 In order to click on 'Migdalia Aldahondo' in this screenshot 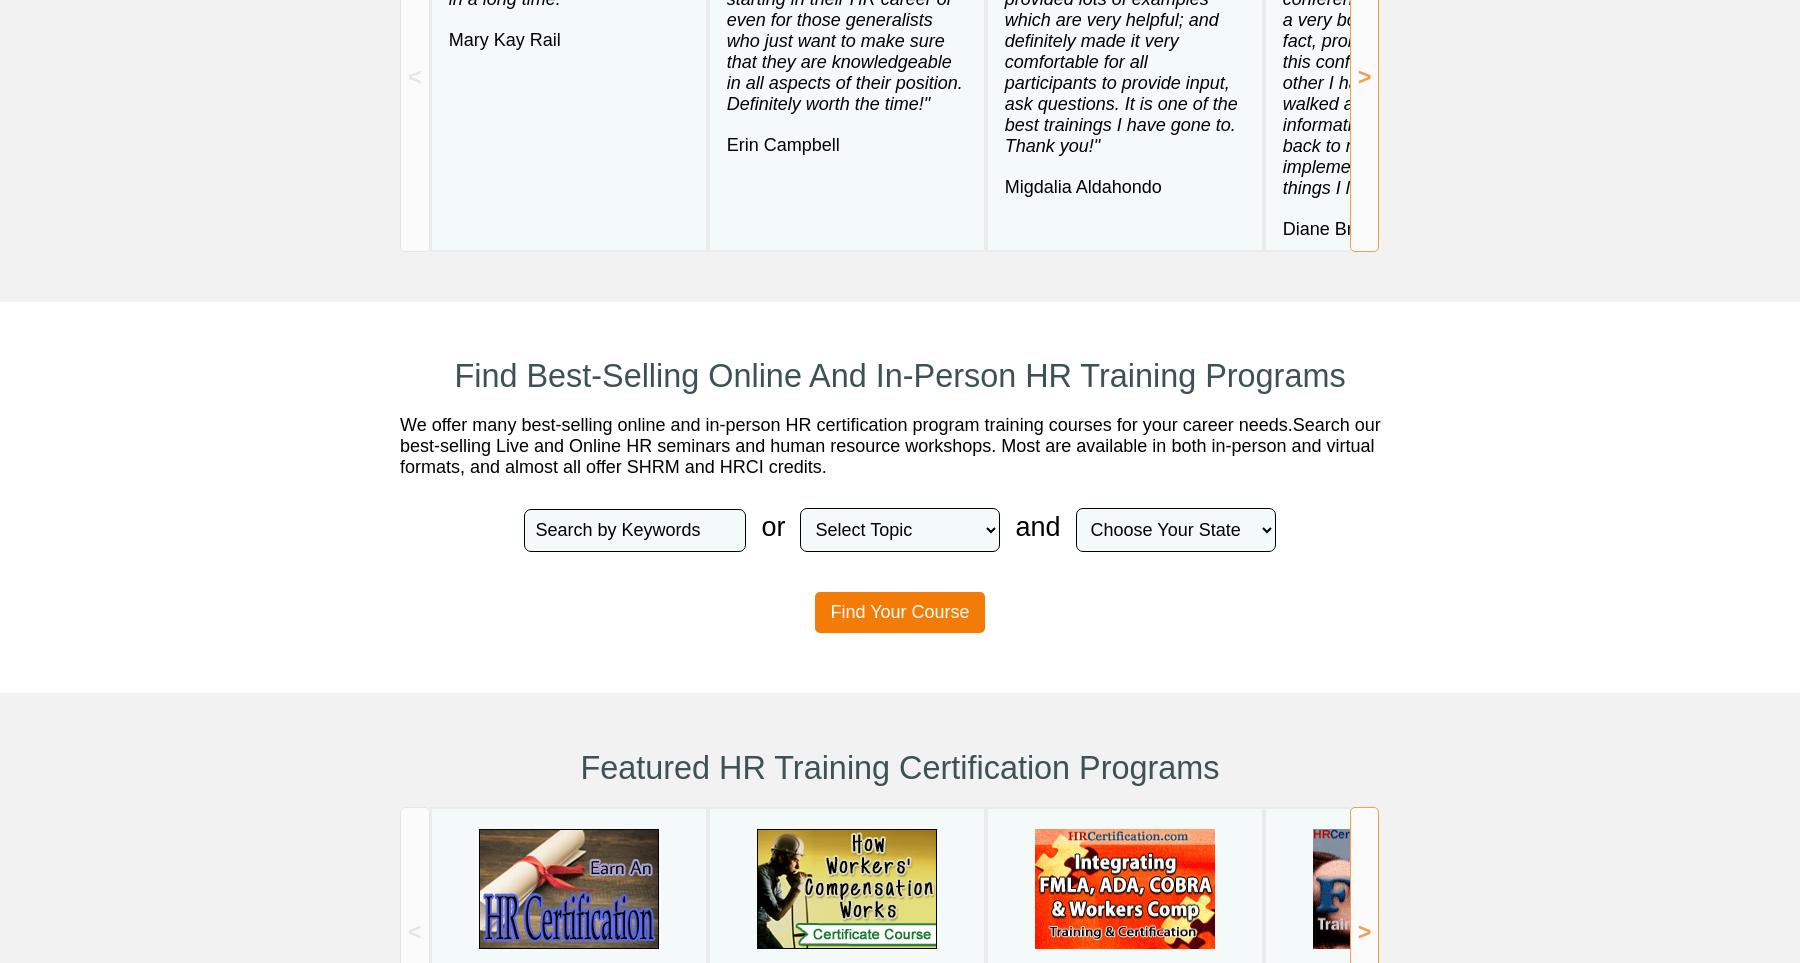, I will do `click(1003, 184)`.